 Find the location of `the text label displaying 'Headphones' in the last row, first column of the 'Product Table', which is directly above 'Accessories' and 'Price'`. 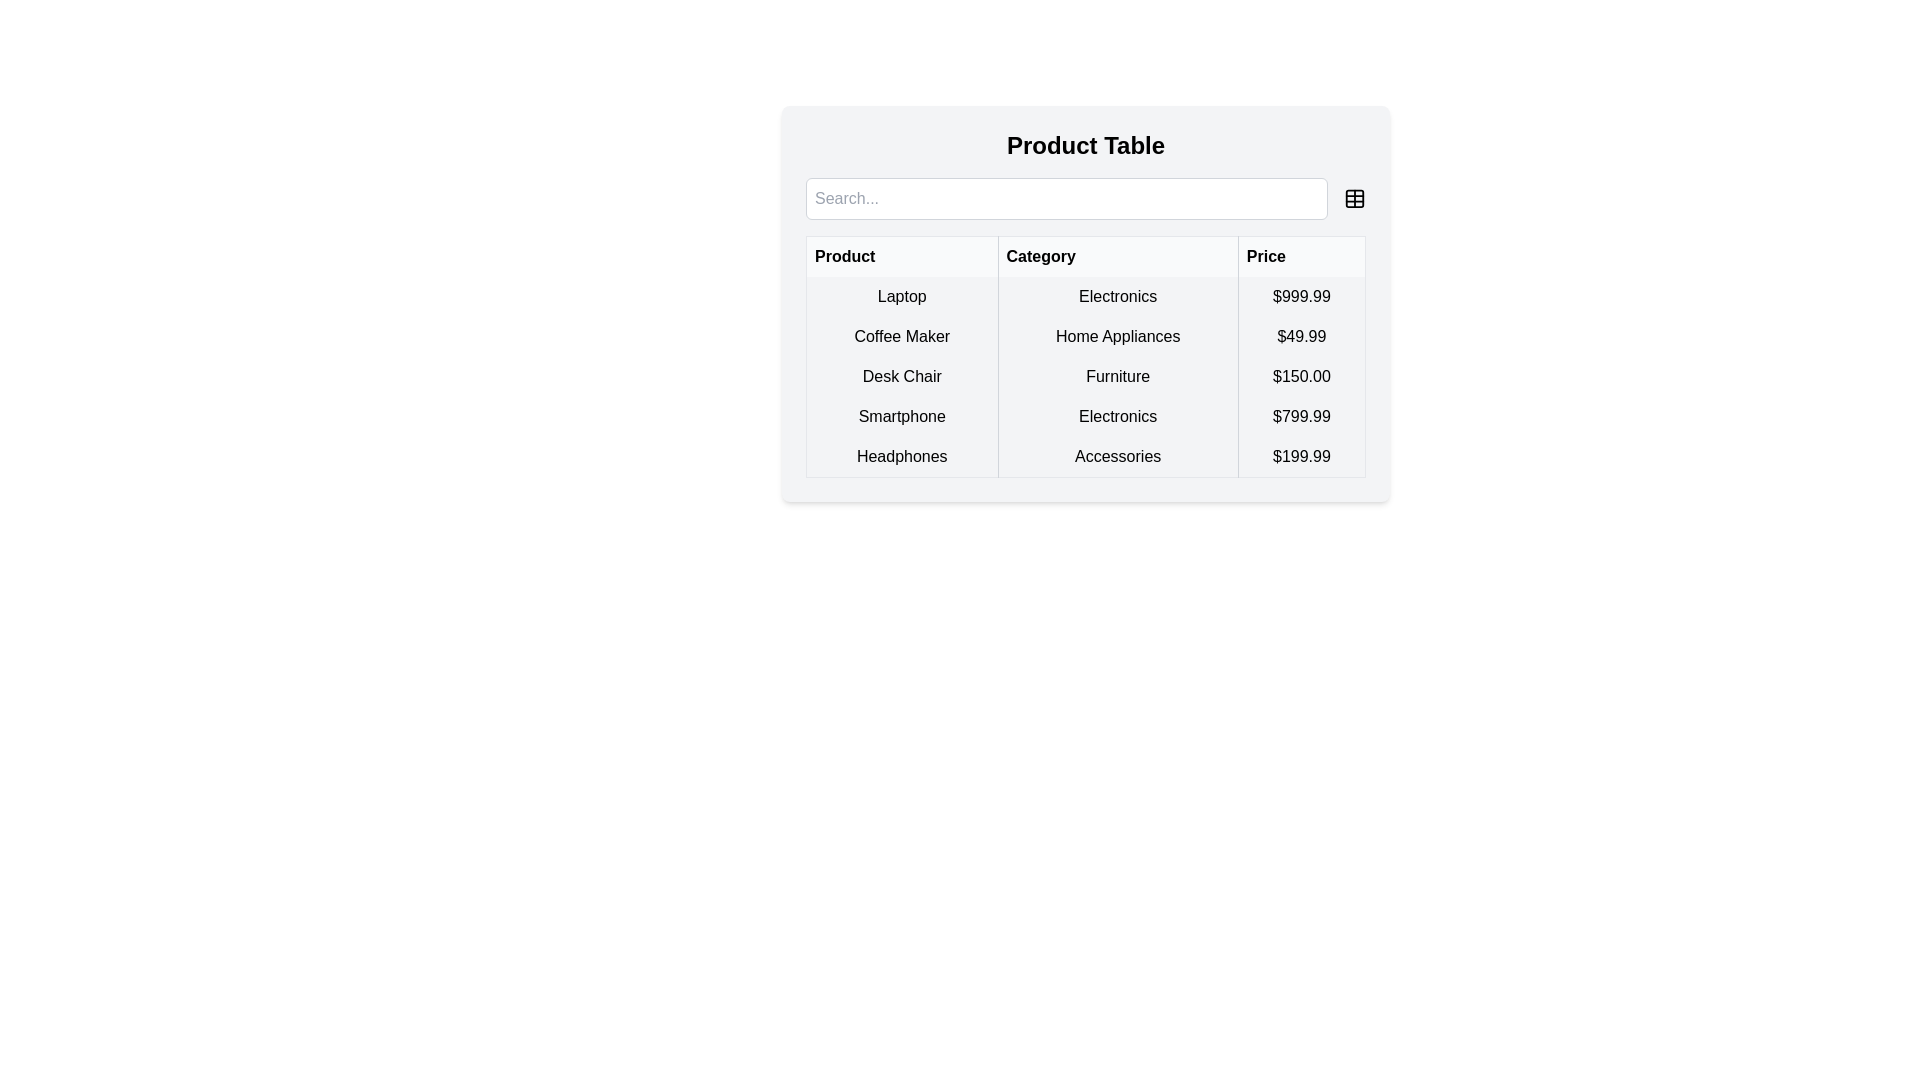

the text label displaying 'Headphones' in the last row, first column of the 'Product Table', which is directly above 'Accessories' and 'Price' is located at coordinates (901, 457).